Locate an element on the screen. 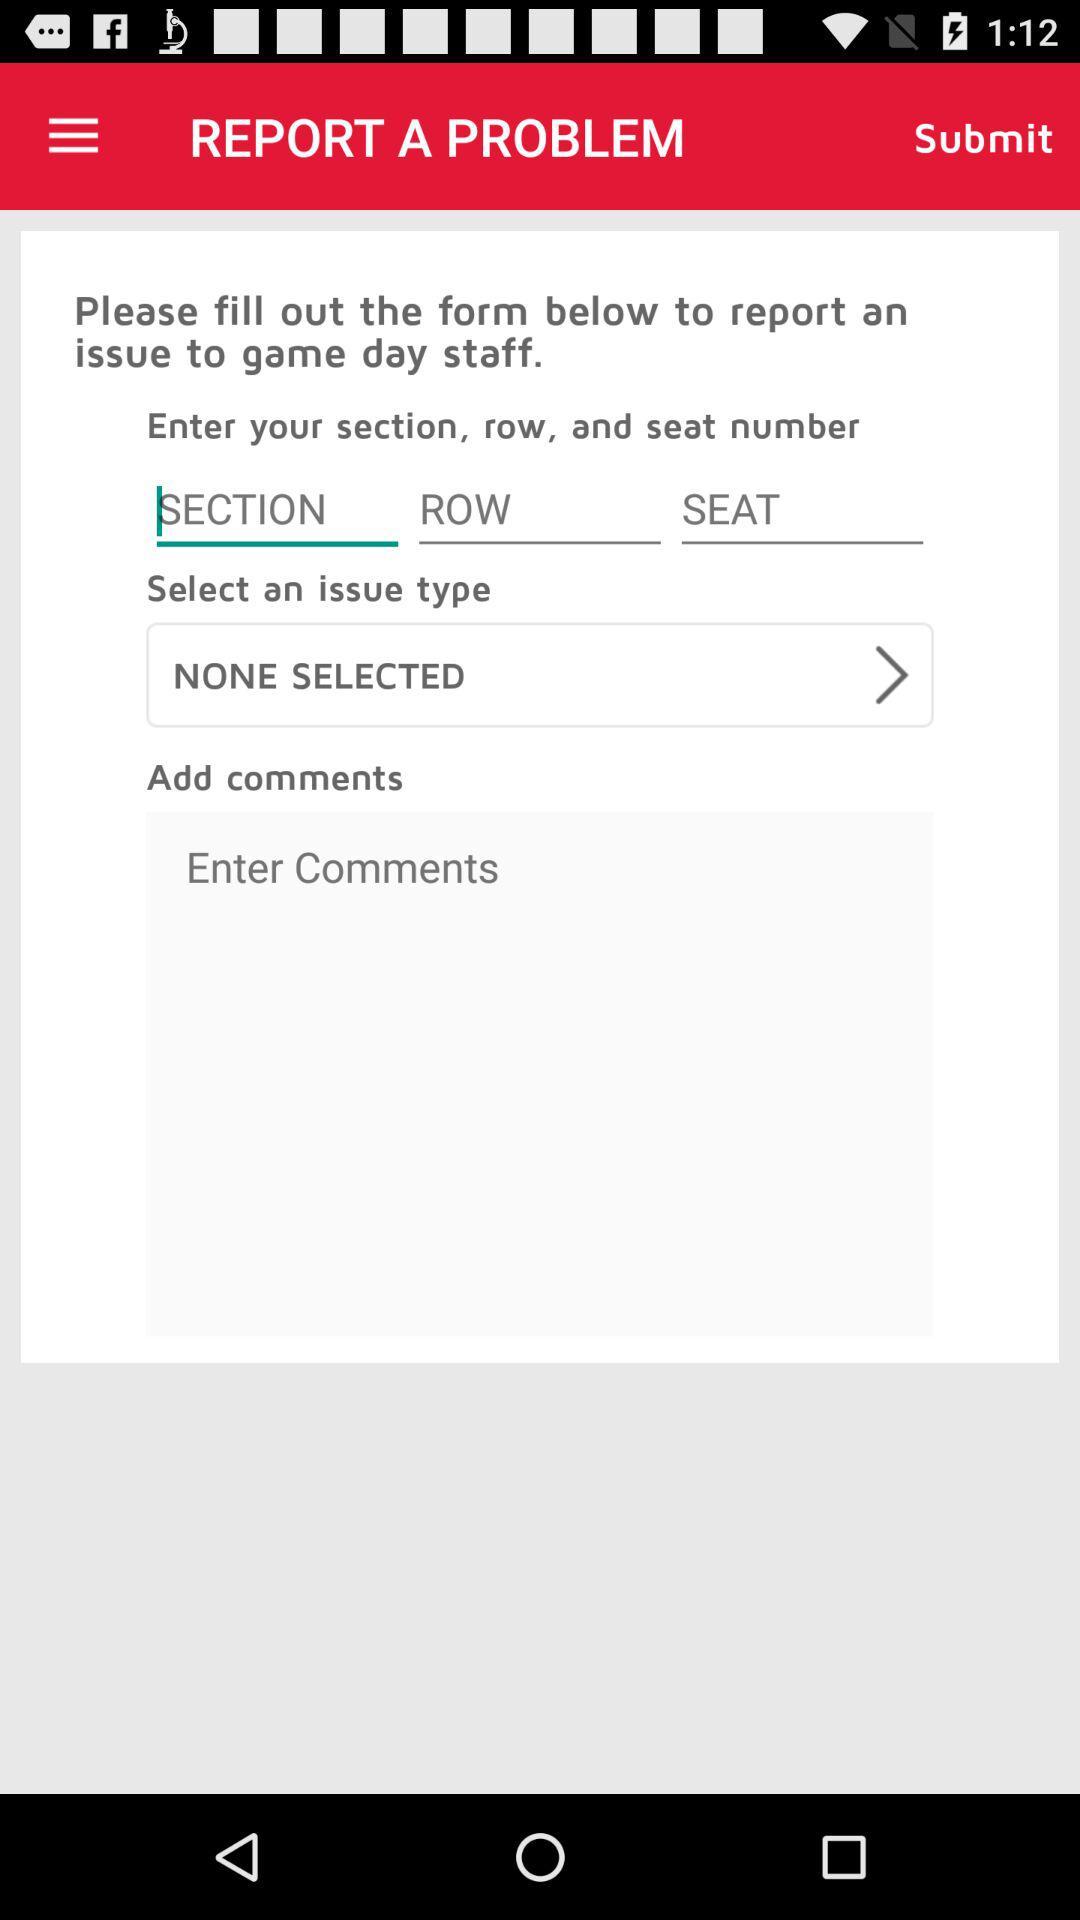 Image resolution: width=1080 pixels, height=1920 pixels. seat choosing is located at coordinates (801, 512).